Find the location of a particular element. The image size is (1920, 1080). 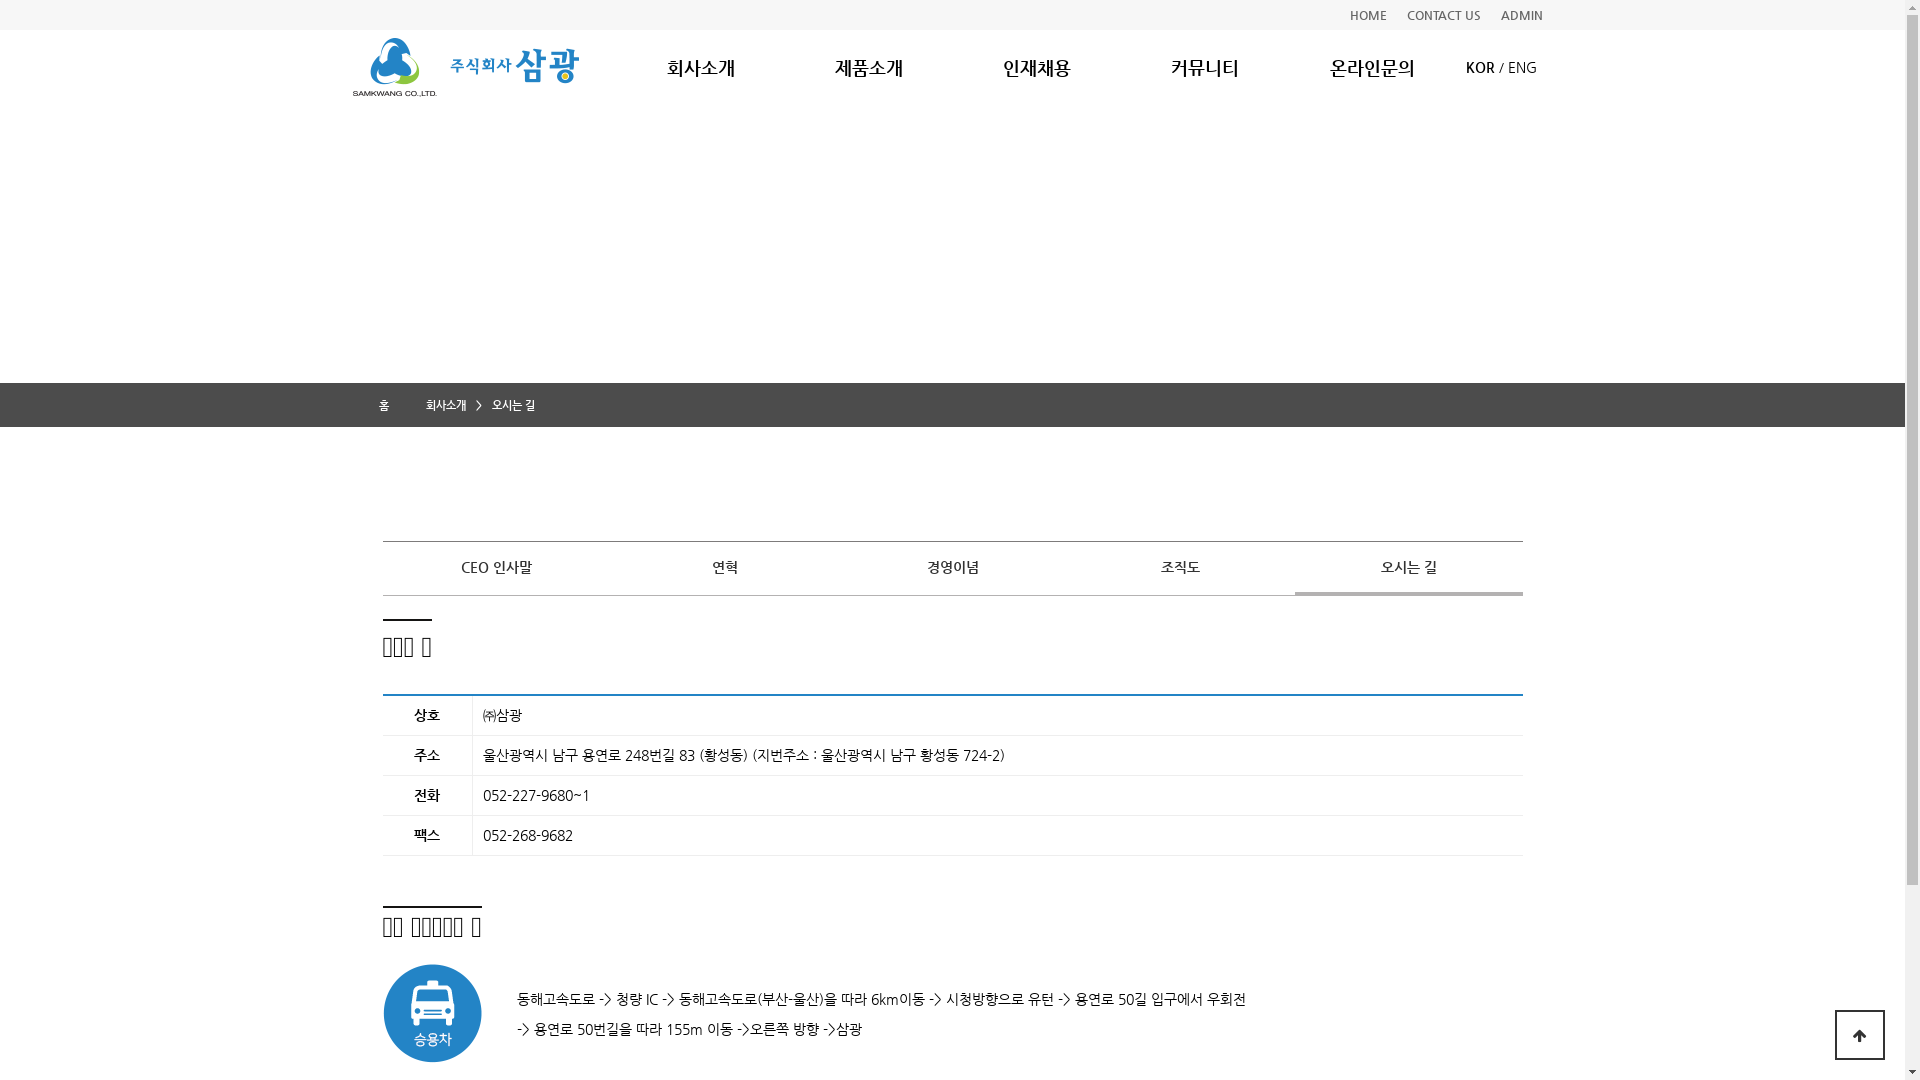

'CONTACT US' is located at coordinates (1443, 15).